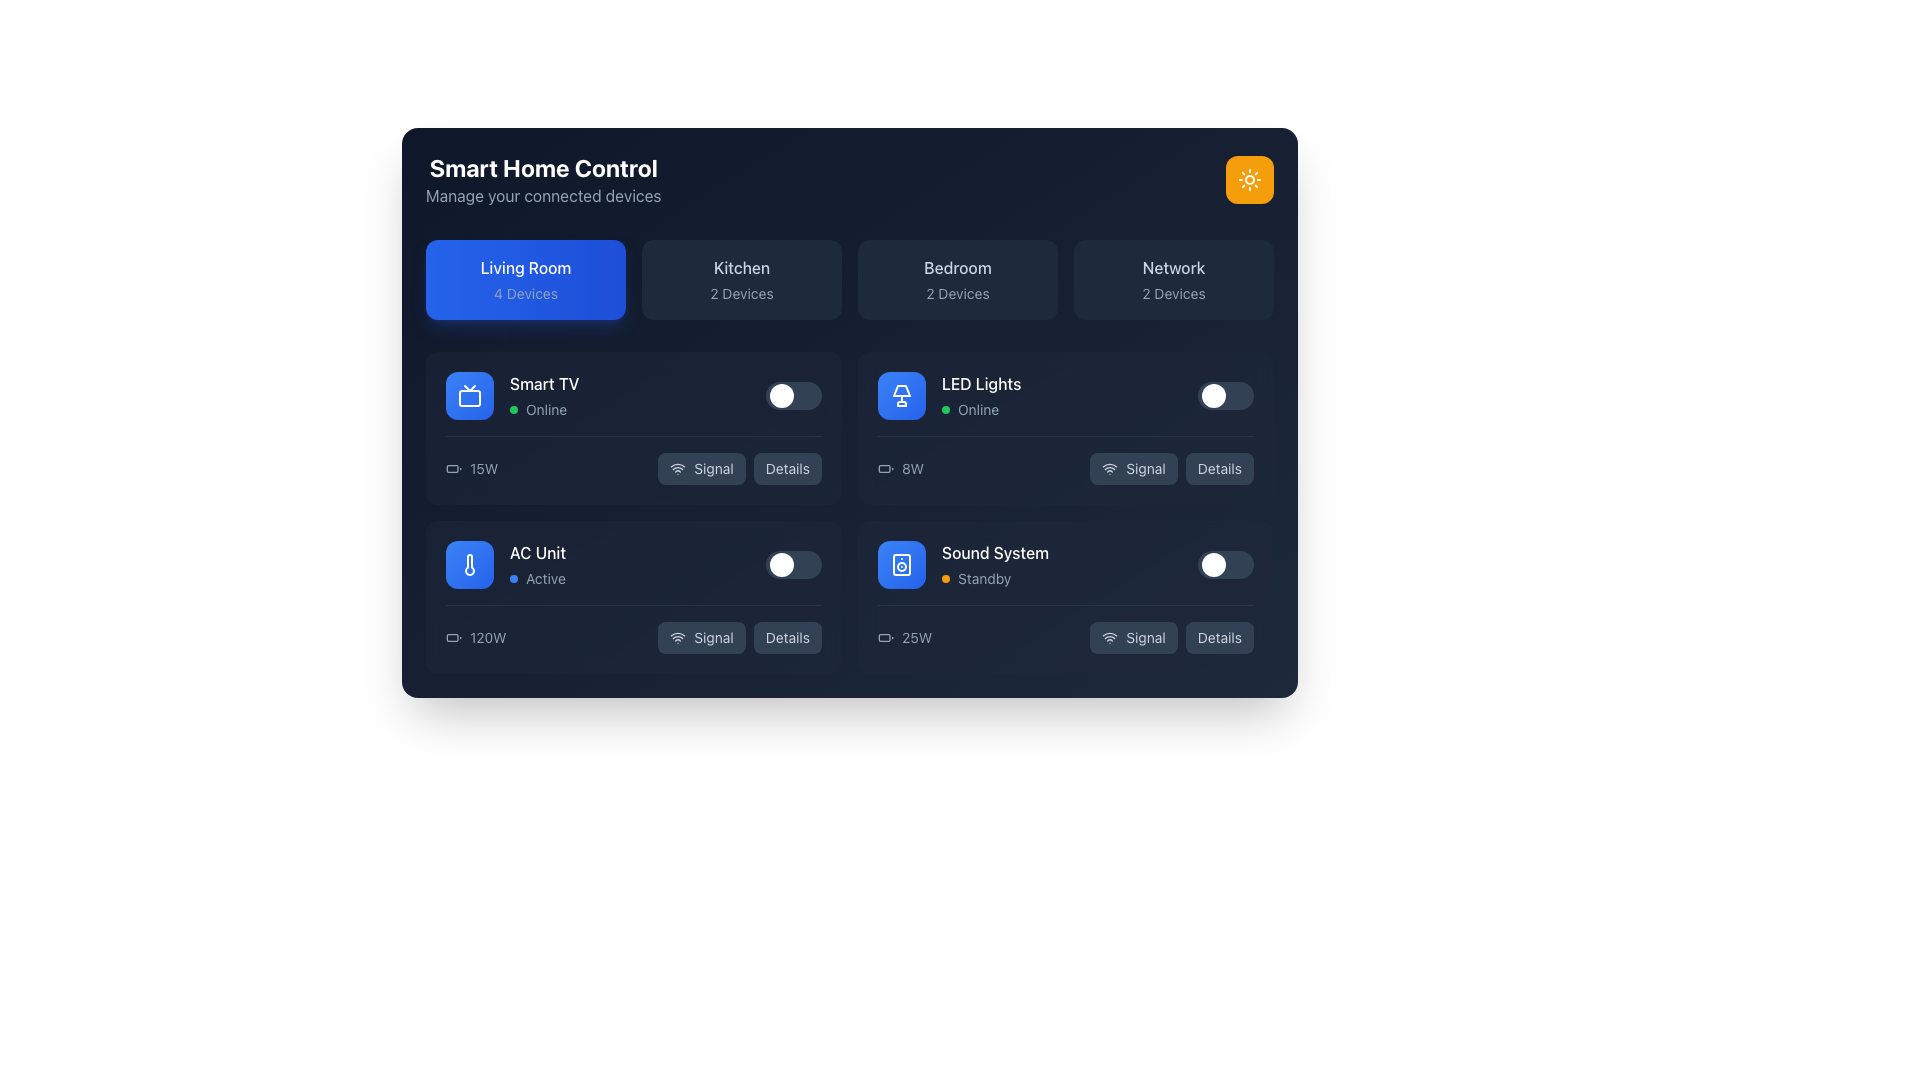 Image resolution: width=1920 pixels, height=1080 pixels. What do you see at coordinates (701, 469) in the screenshot?
I see `the 'Signal' button with a Wi-Fi icon located in the bottom left of the 'Smart TV' card in the 'Living Room' section for keyboard navigation` at bounding box center [701, 469].